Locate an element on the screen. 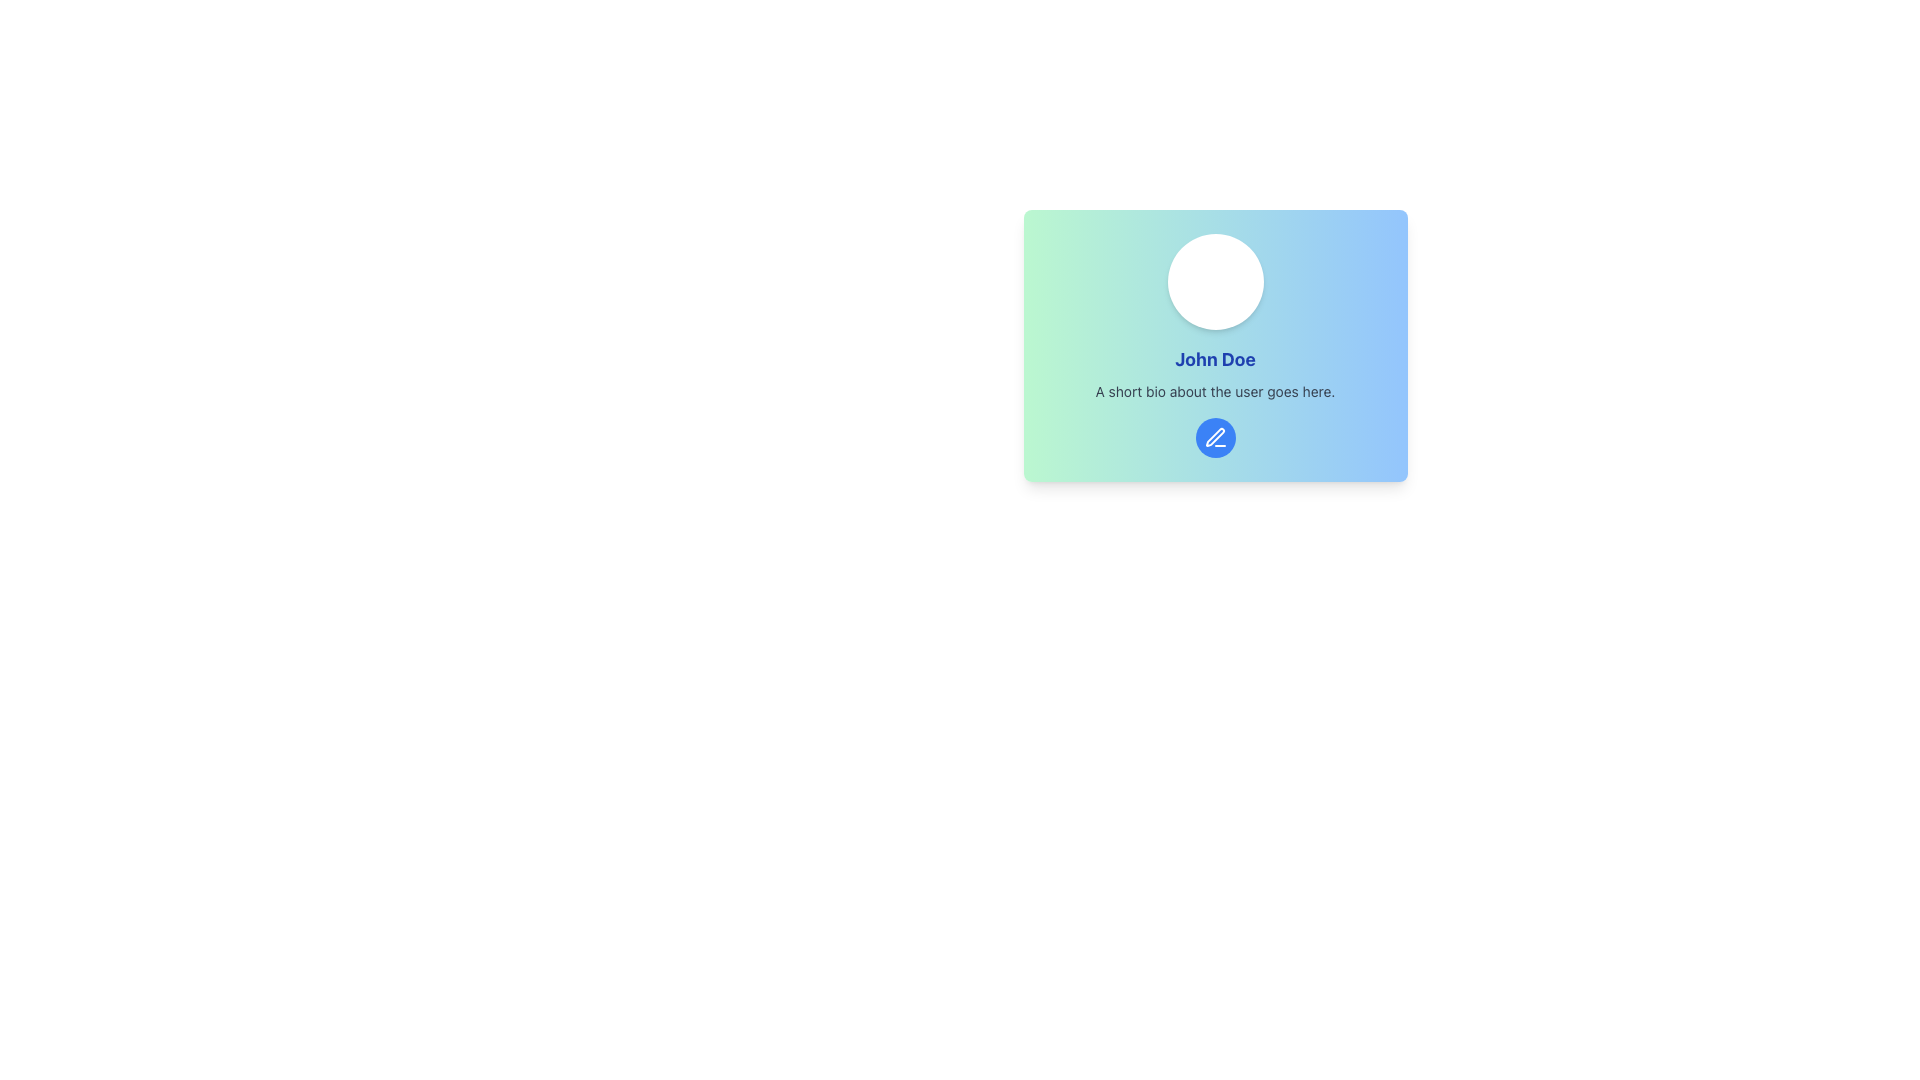 This screenshot has width=1920, height=1080. the pen icon within the circular blue button located under the text 'A short bio about the user goes here' on the user card is located at coordinates (1214, 437).